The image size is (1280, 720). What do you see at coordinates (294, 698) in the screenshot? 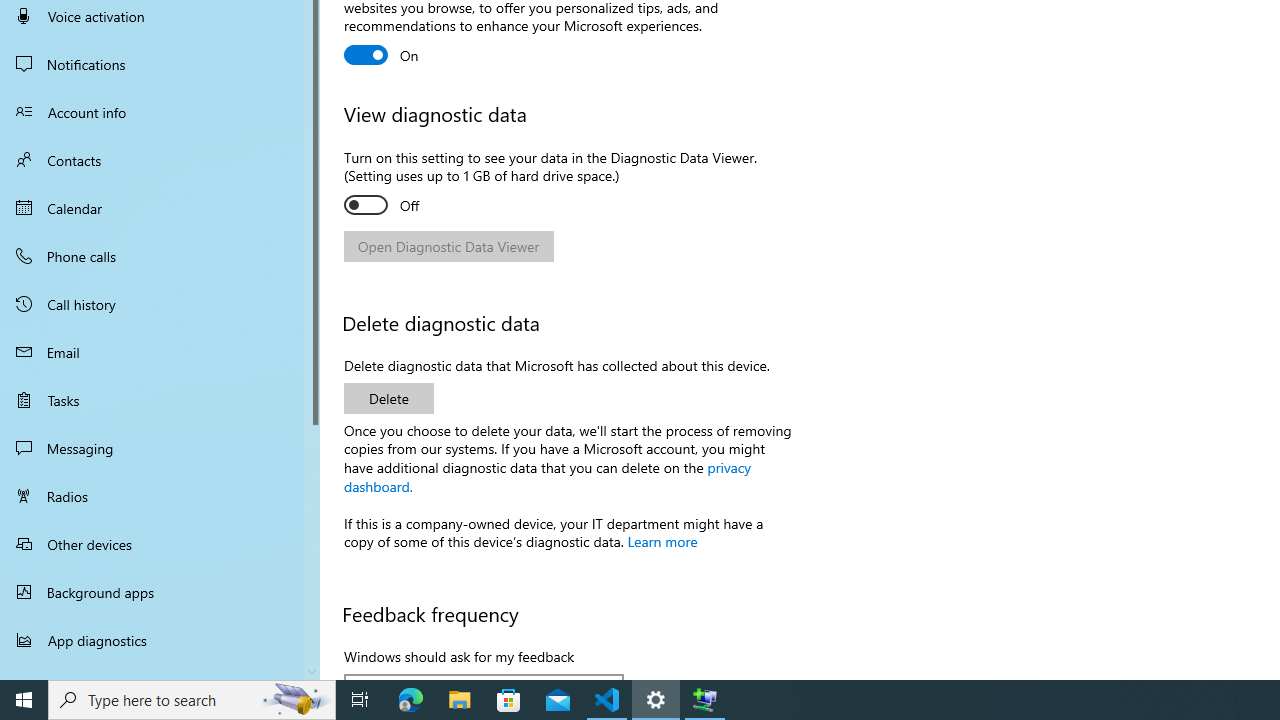
I see `'Search highlights icon opens search home window'` at bounding box center [294, 698].